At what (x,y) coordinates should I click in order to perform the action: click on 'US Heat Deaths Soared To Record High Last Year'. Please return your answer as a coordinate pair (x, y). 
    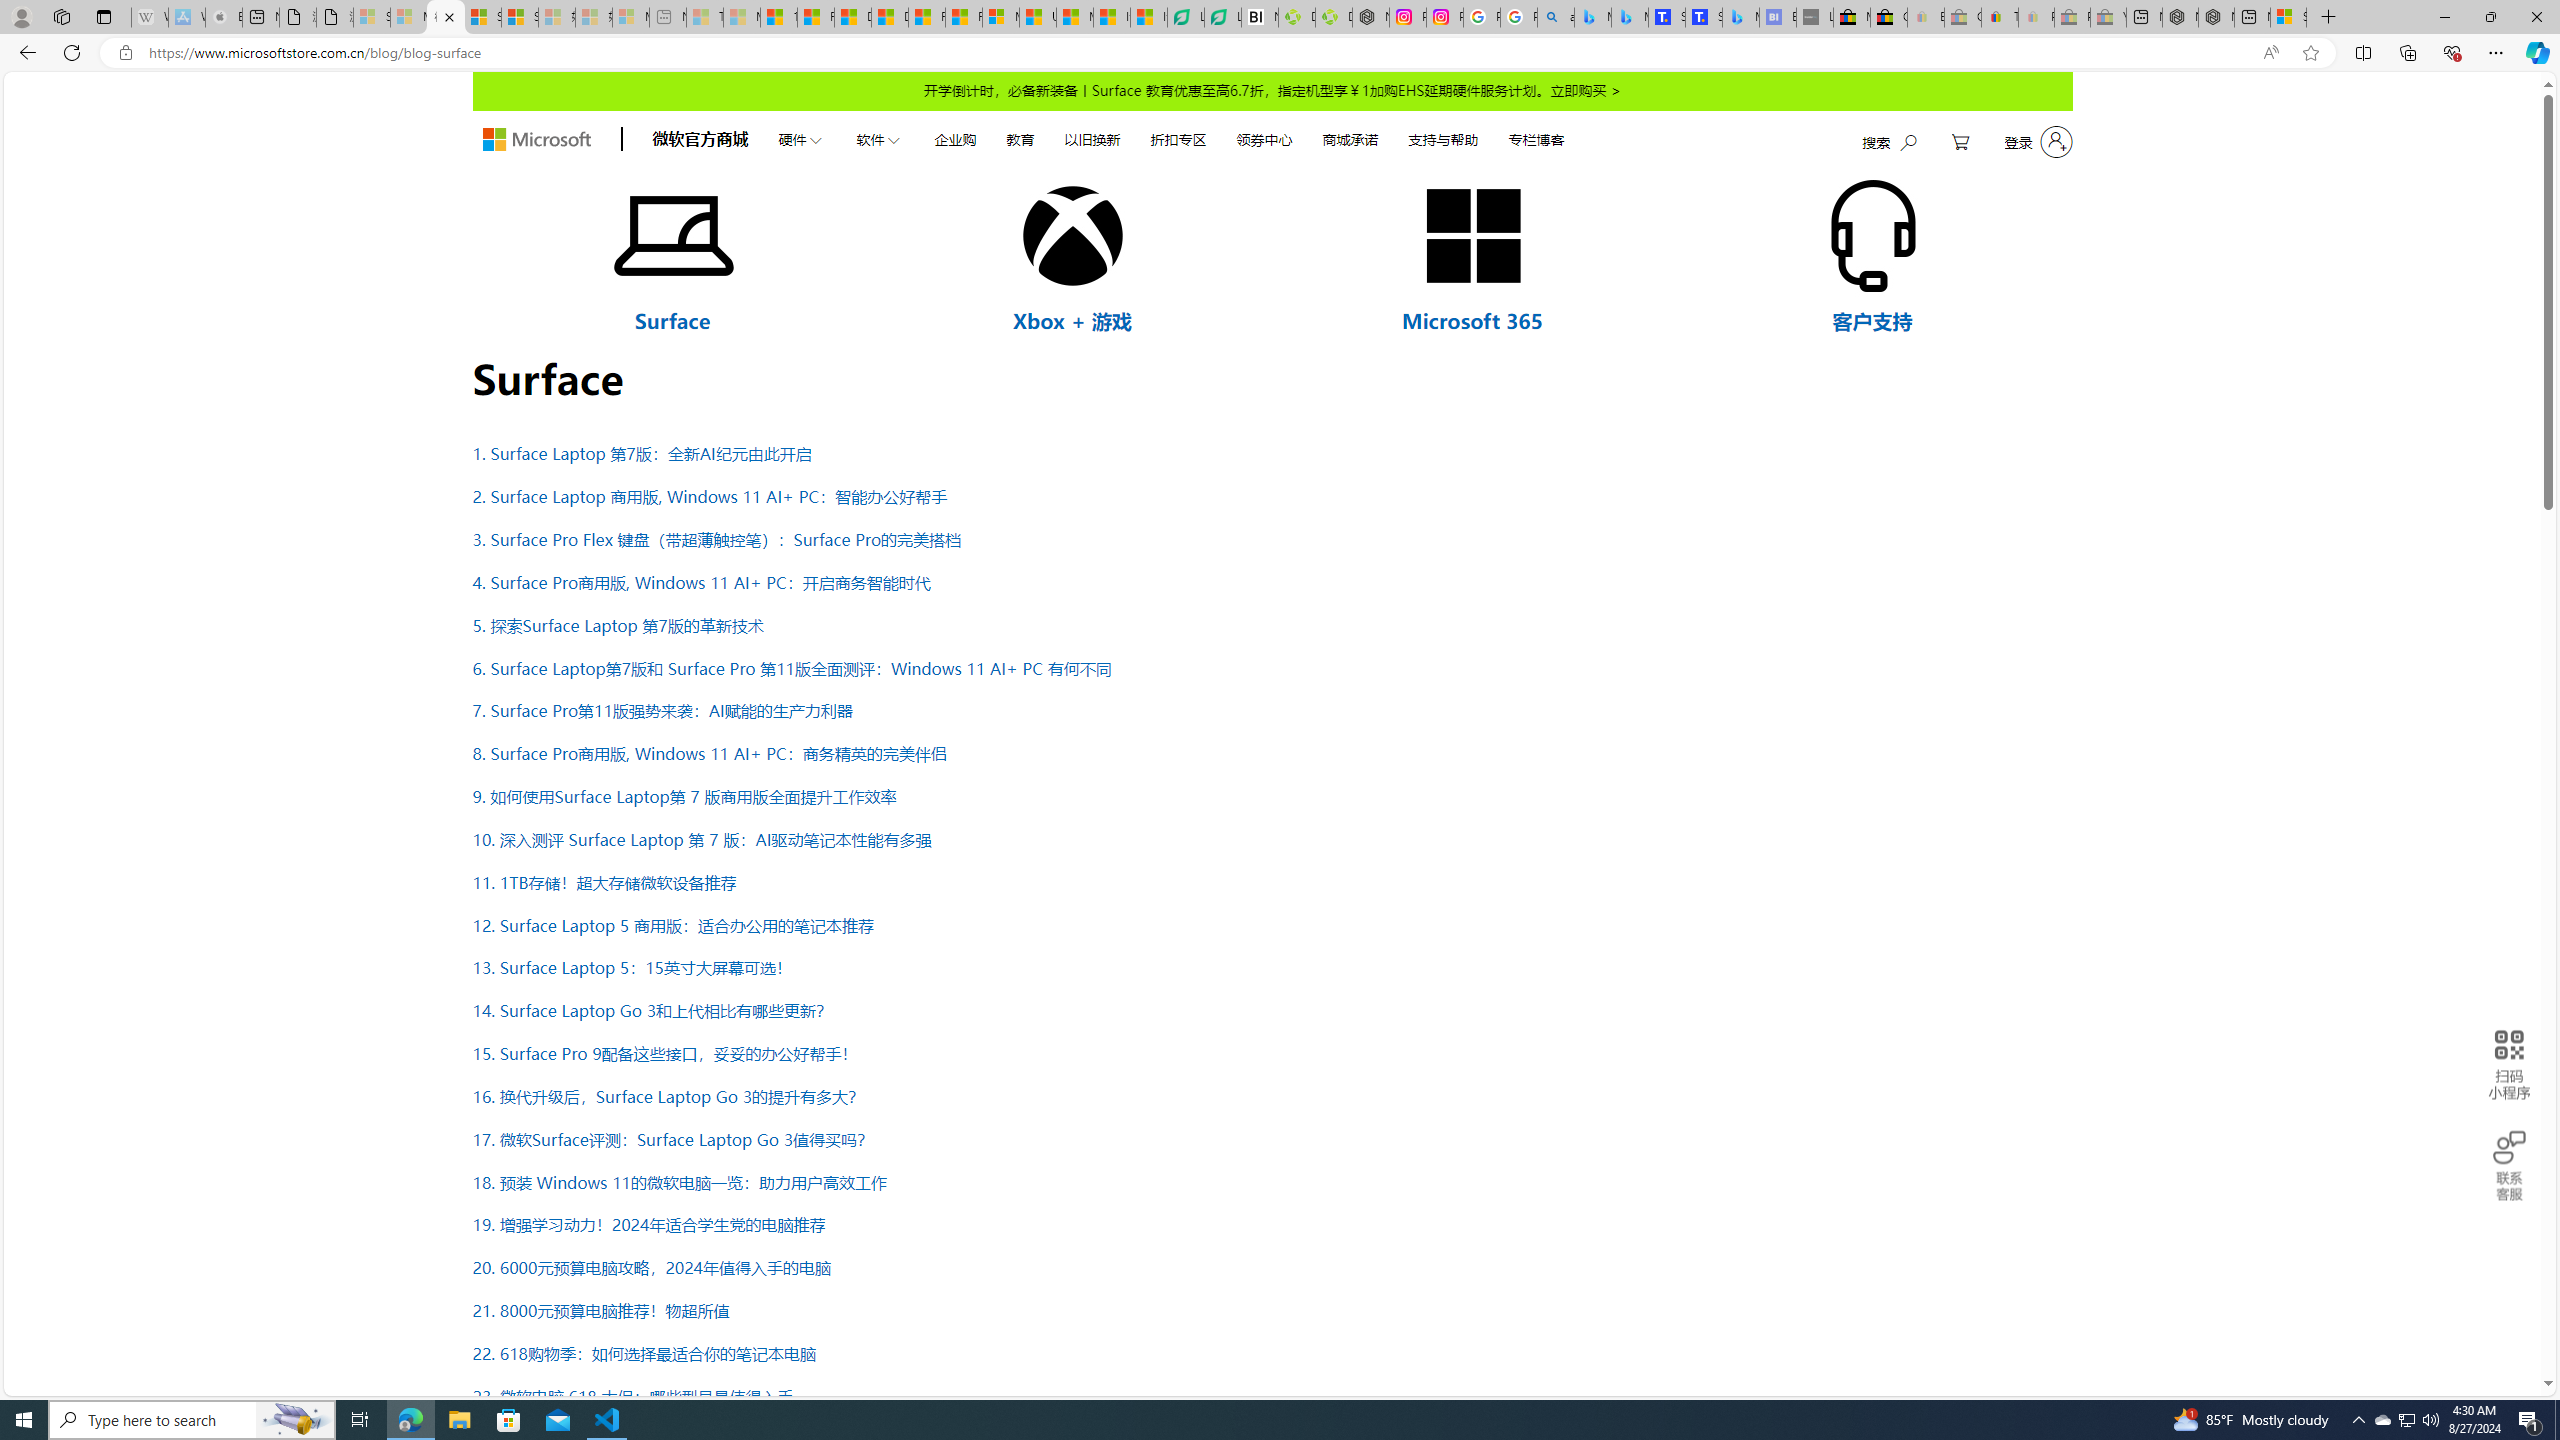
    Looking at the image, I should click on (1038, 16).